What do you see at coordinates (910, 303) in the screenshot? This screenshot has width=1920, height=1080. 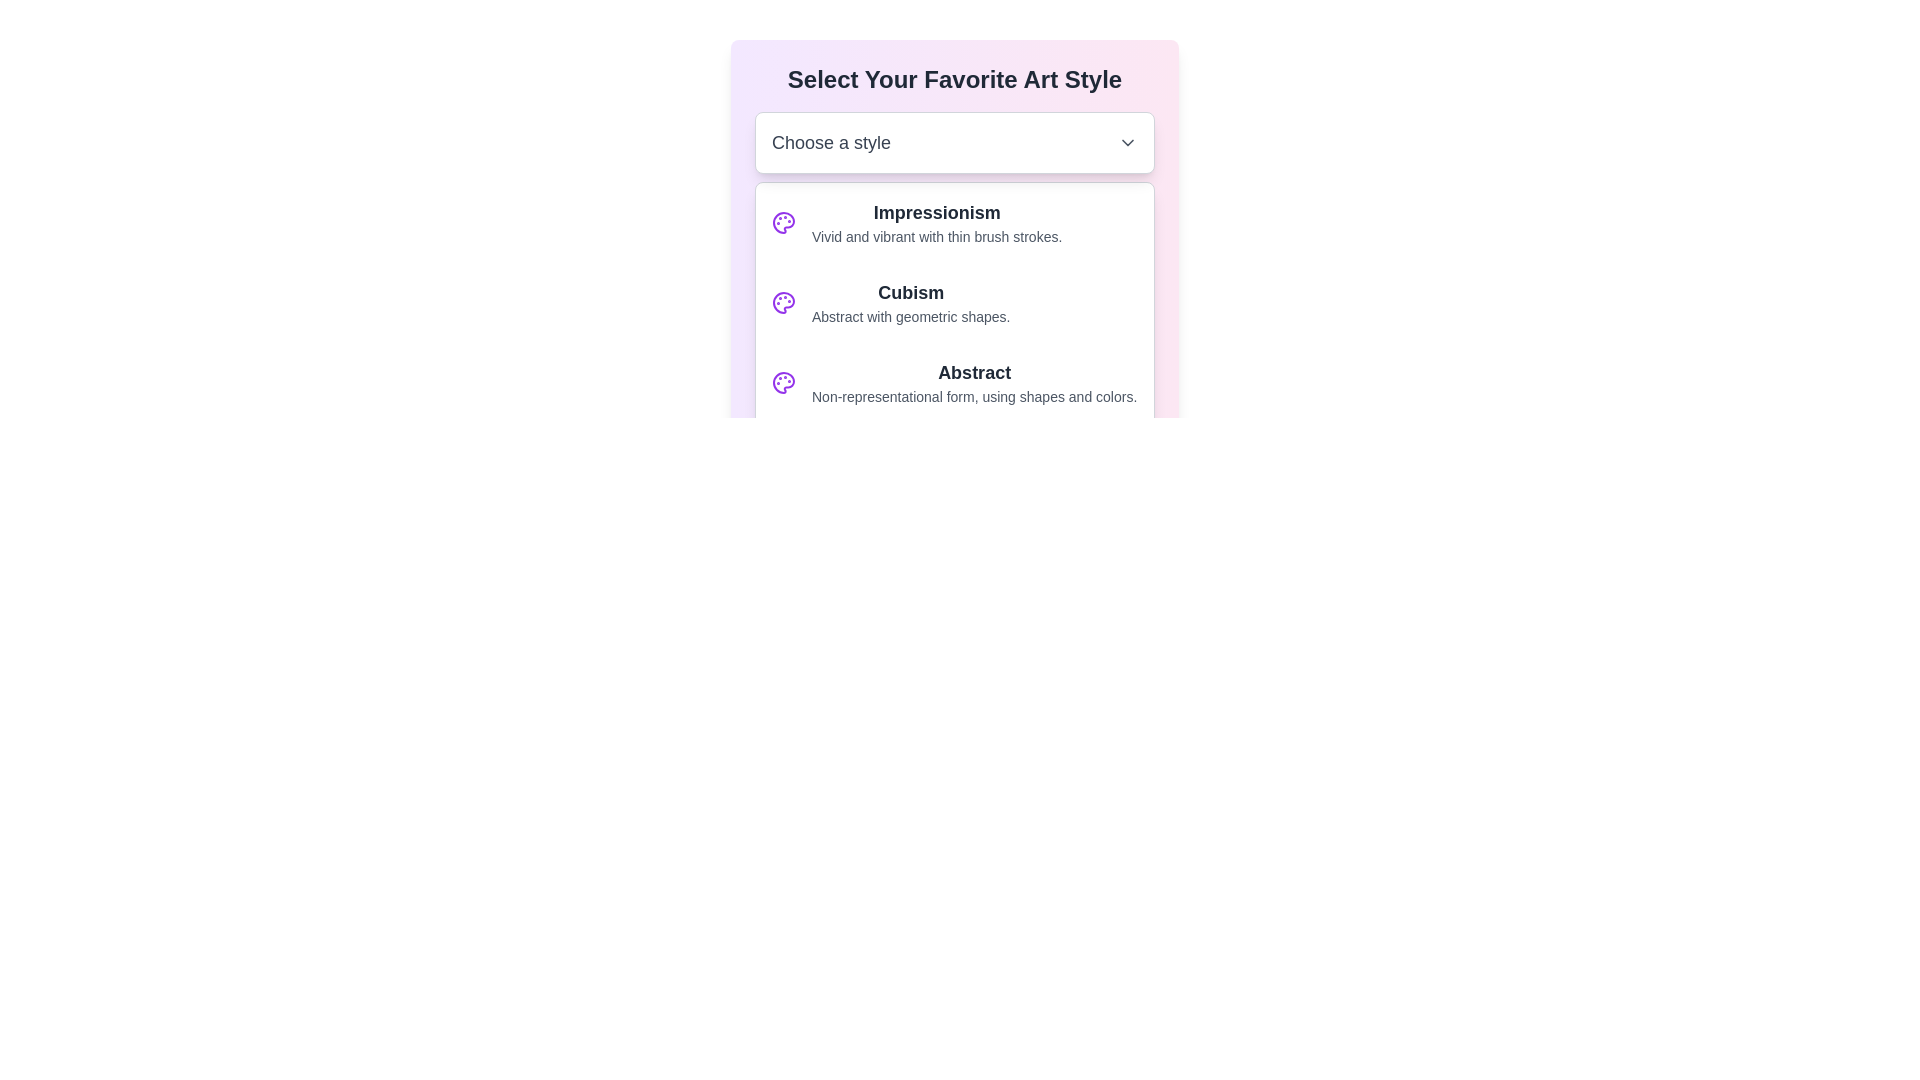 I see `the 'Cubism' style option displayed in the second selectable card under 'Select Your Favorite Art Style.'` at bounding box center [910, 303].